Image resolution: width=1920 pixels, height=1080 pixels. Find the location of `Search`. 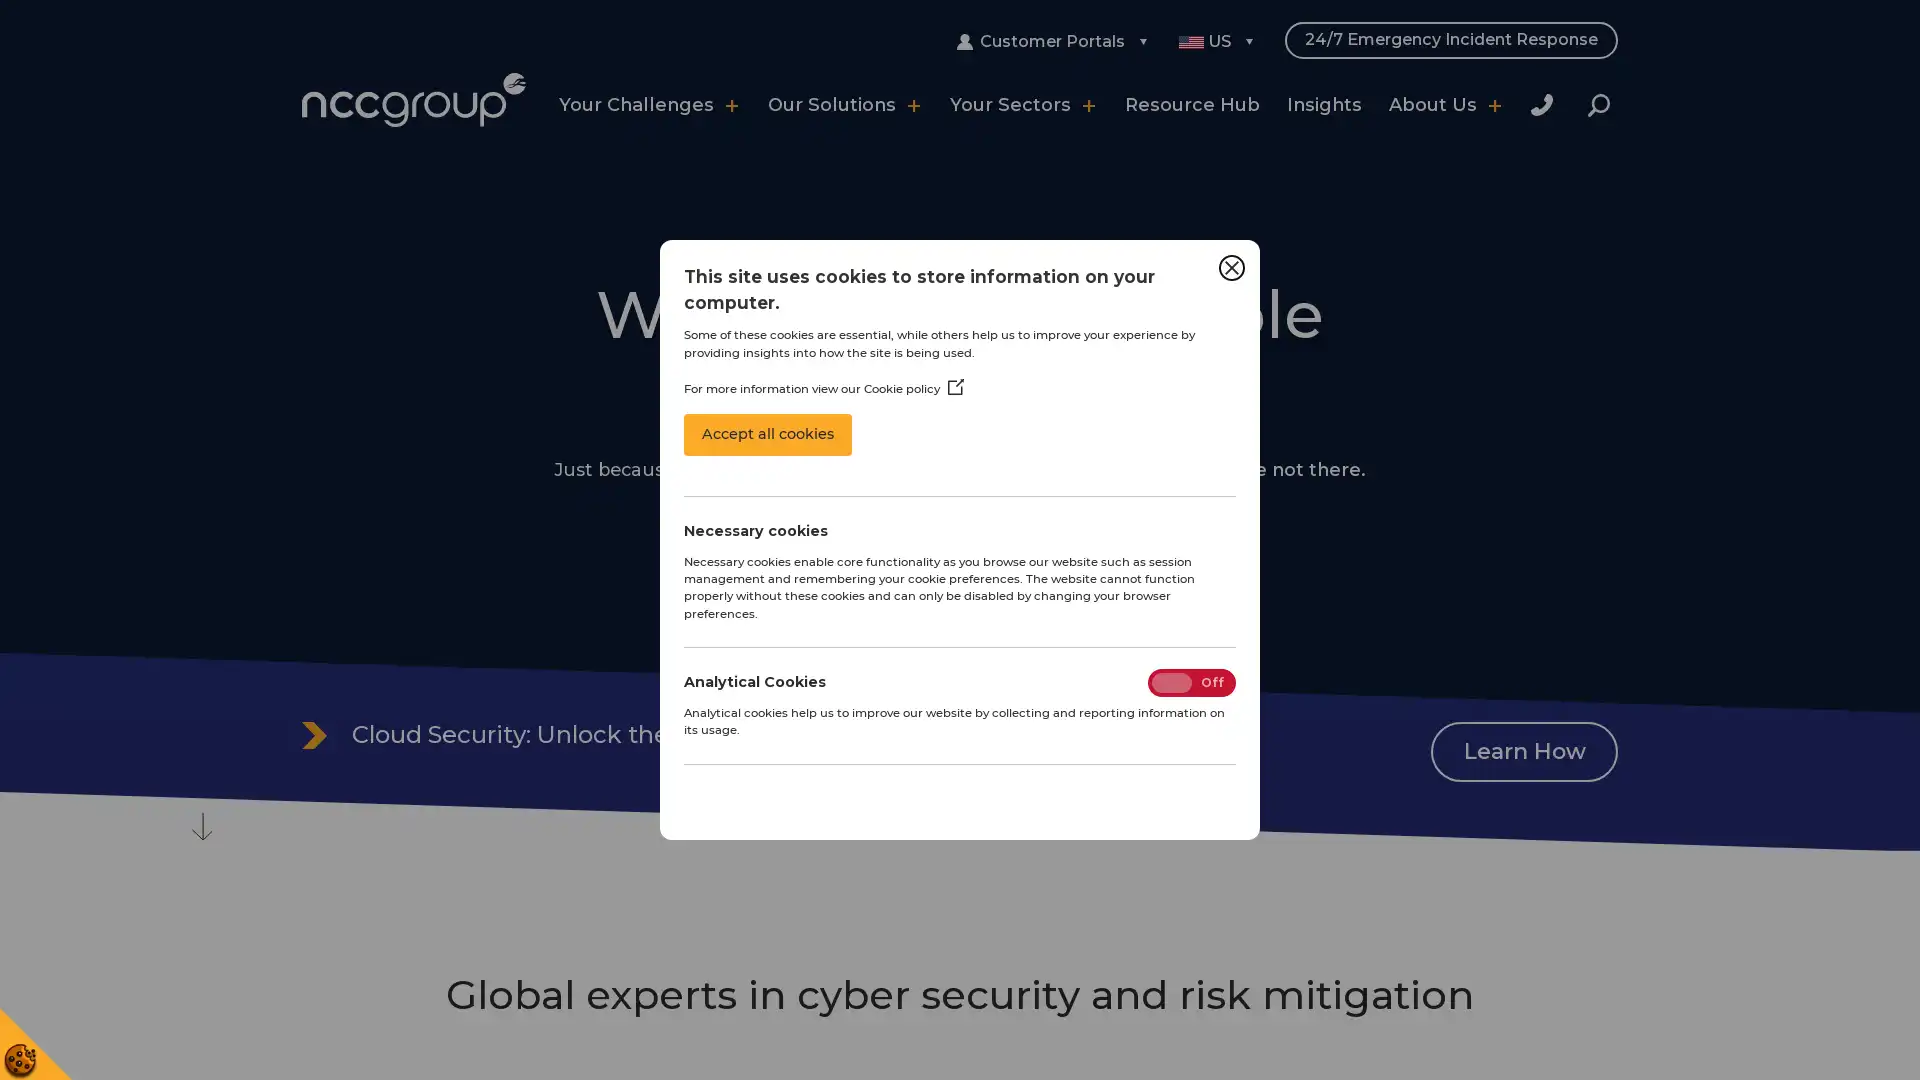

Search is located at coordinates (1603, 105).